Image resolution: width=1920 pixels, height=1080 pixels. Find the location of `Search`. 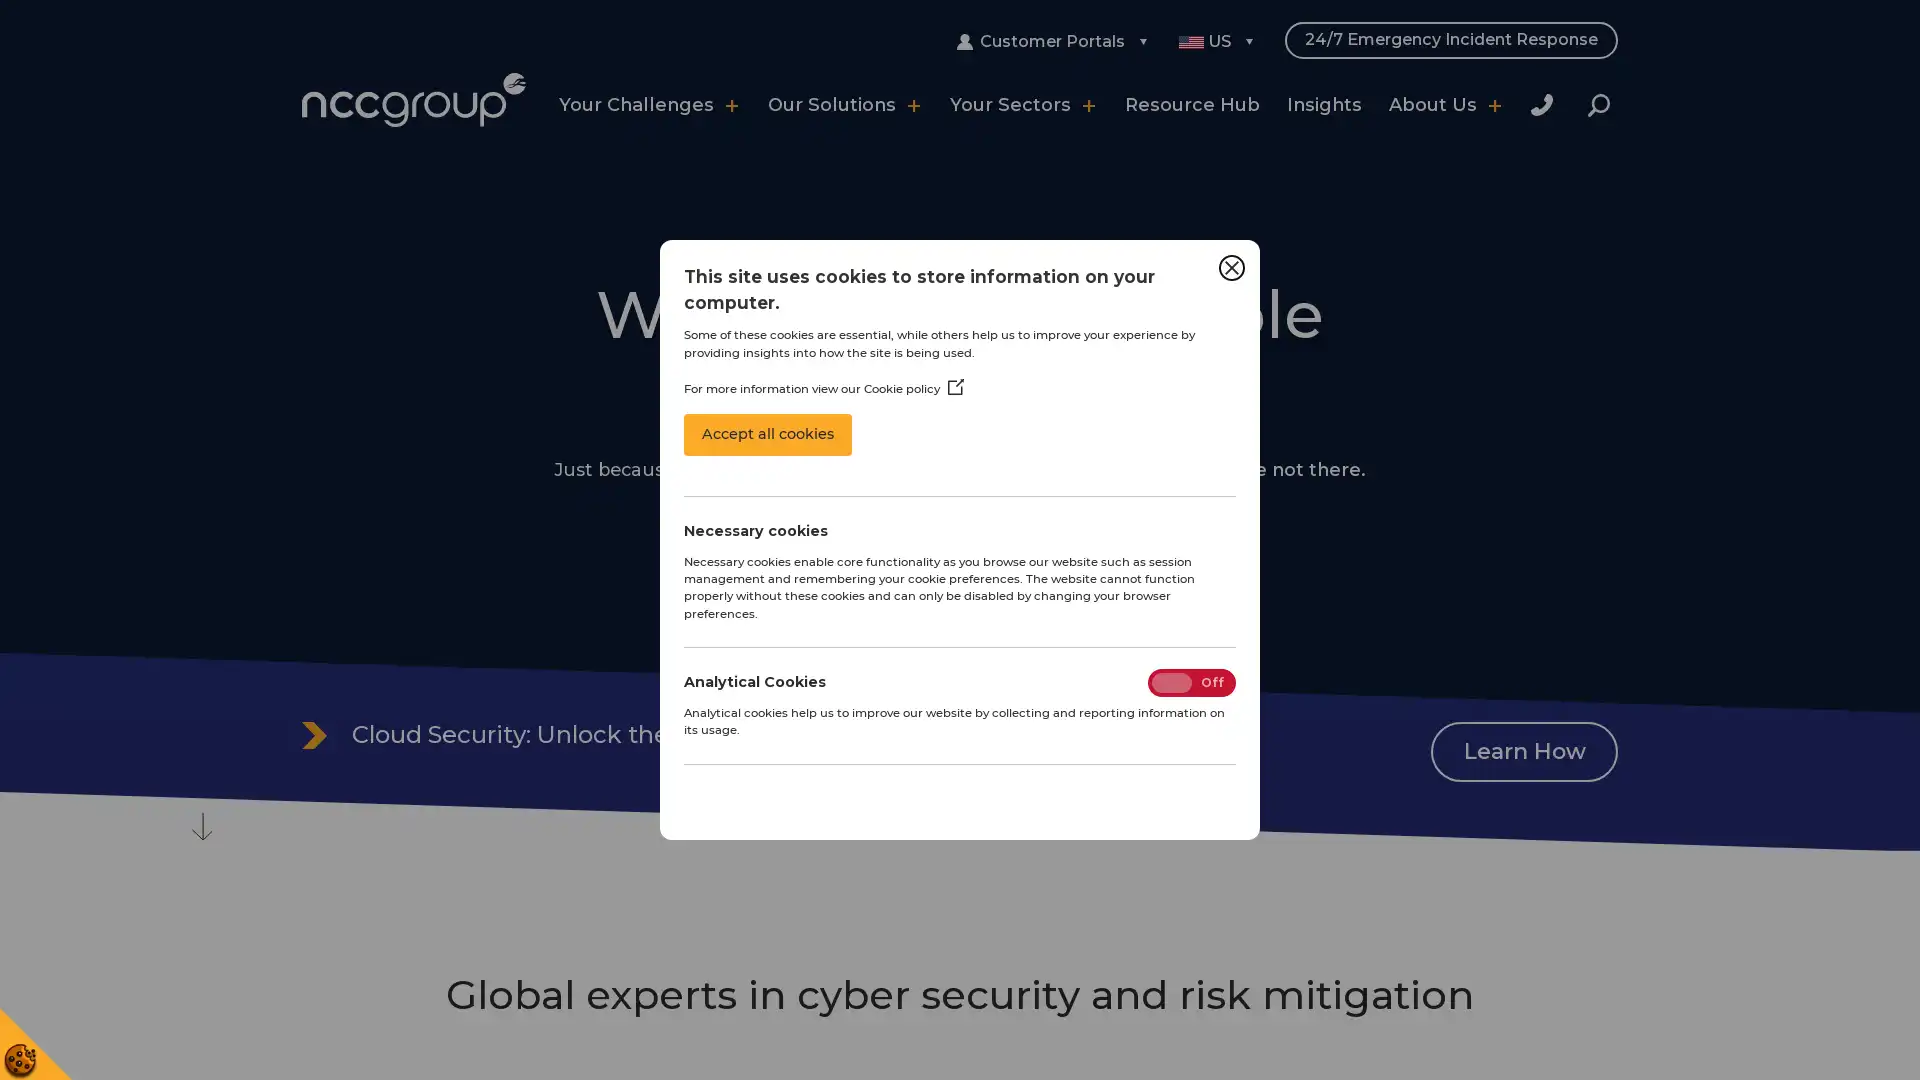

Search is located at coordinates (1603, 105).